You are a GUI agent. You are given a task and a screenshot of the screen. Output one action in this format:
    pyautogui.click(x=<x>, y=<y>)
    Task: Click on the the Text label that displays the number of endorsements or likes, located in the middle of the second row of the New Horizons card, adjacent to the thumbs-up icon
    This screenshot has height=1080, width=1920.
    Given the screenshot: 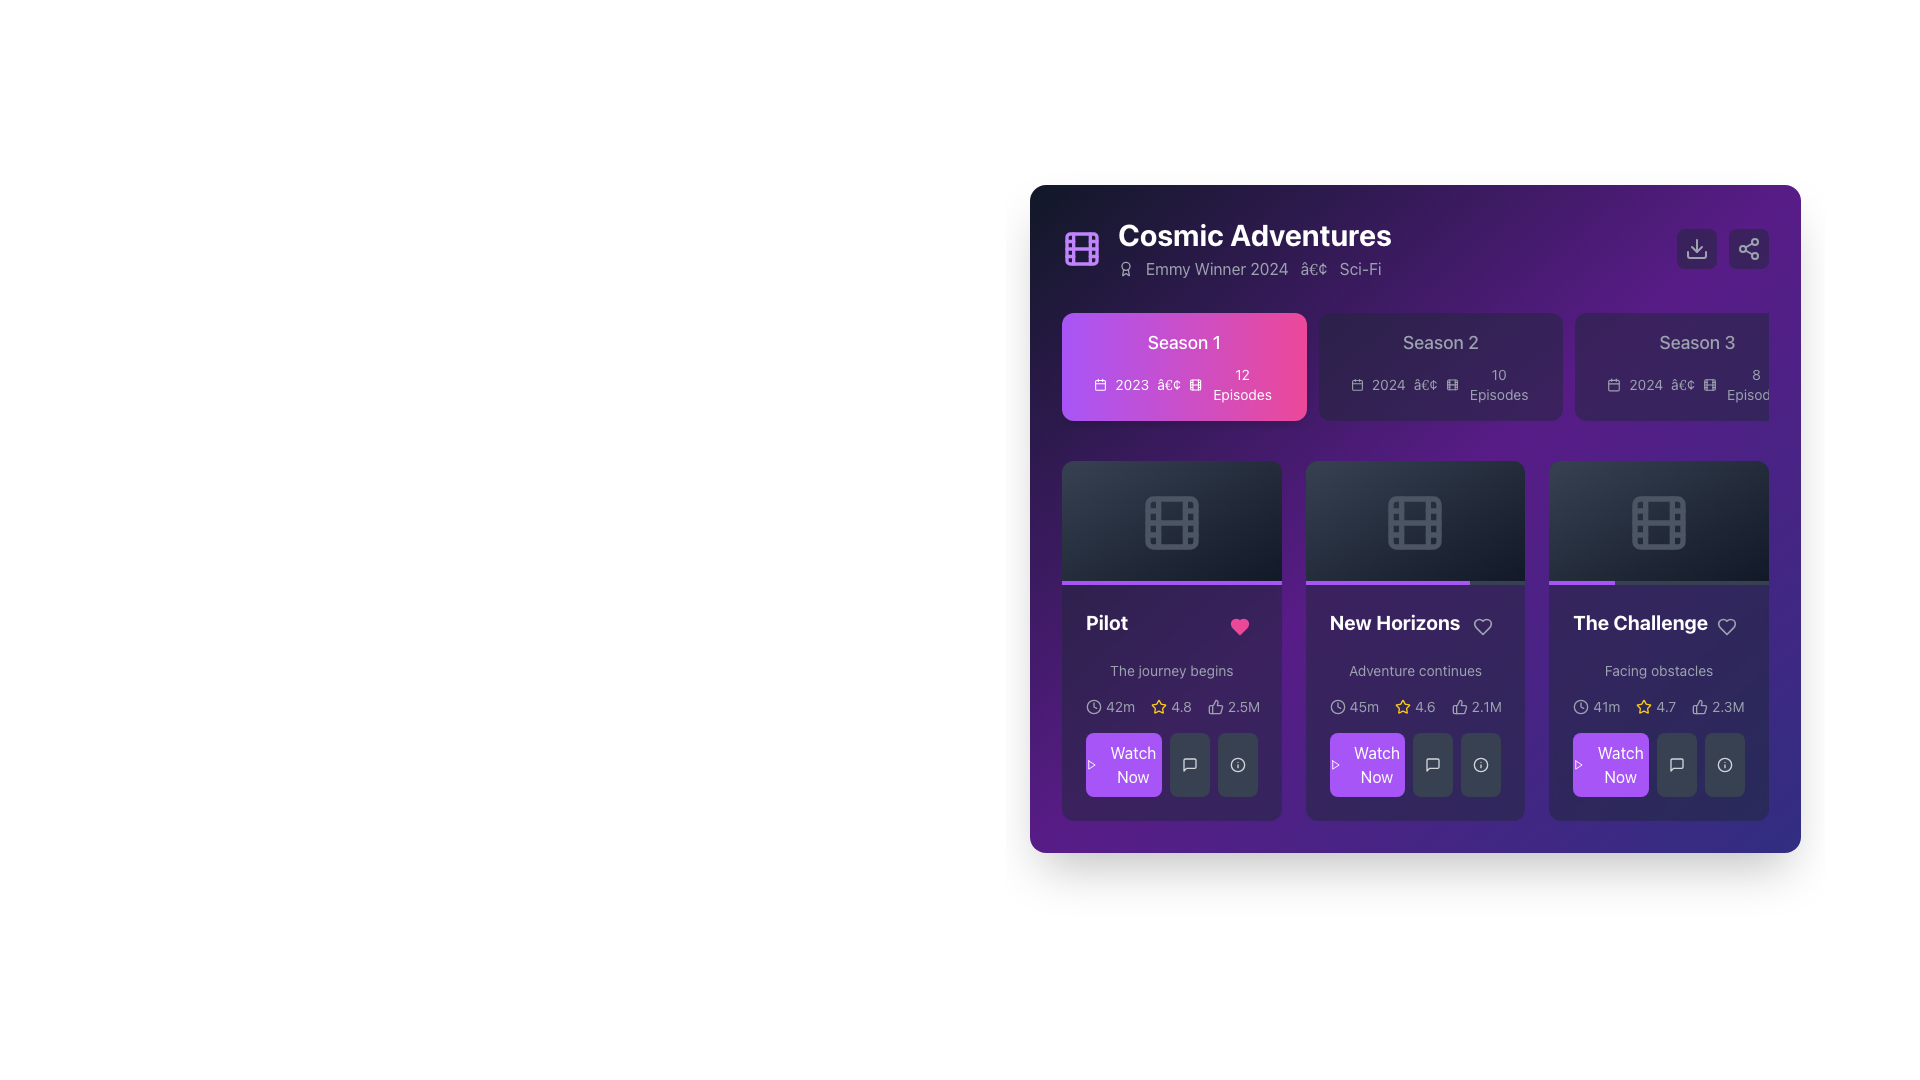 What is the action you would take?
    pyautogui.click(x=1486, y=705)
    